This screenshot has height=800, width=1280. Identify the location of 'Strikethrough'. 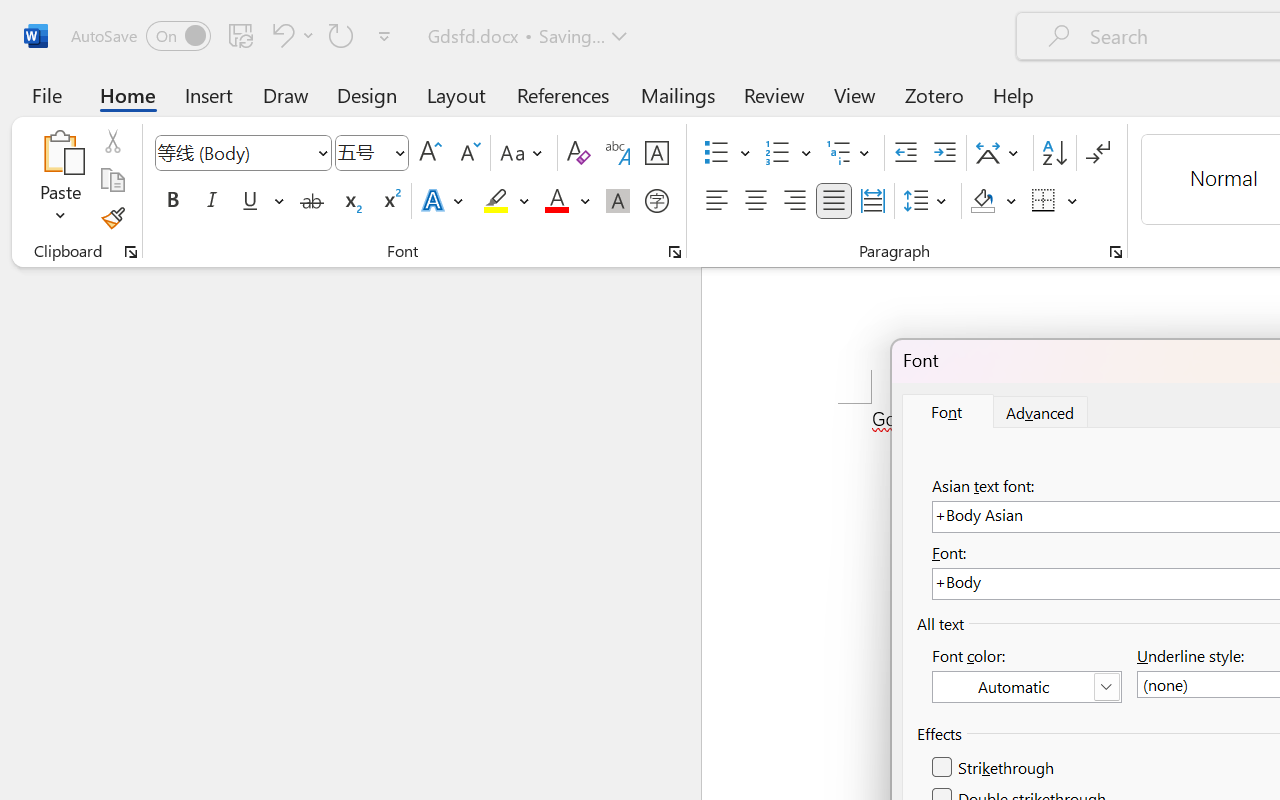
(995, 767).